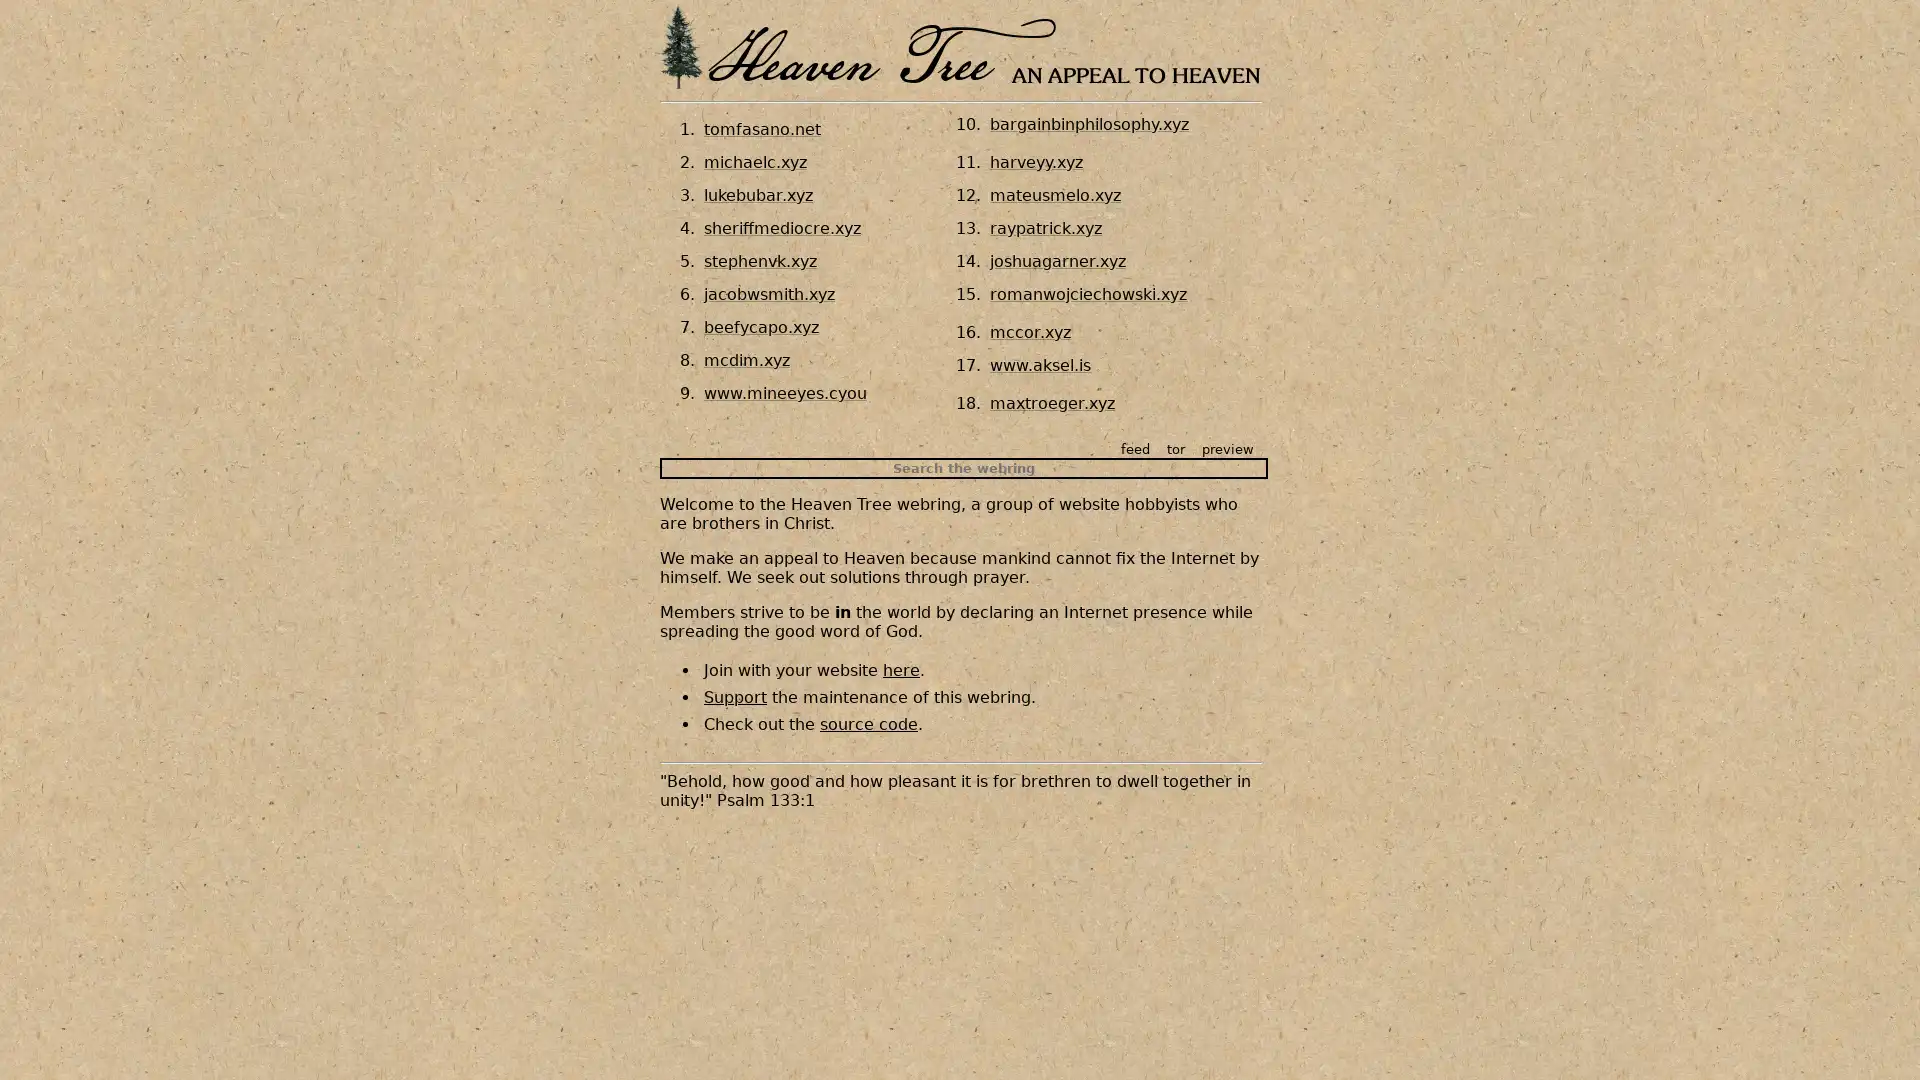 The height and width of the screenshot is (1080, 1920). I want to click on tor, so click(1176, 448).